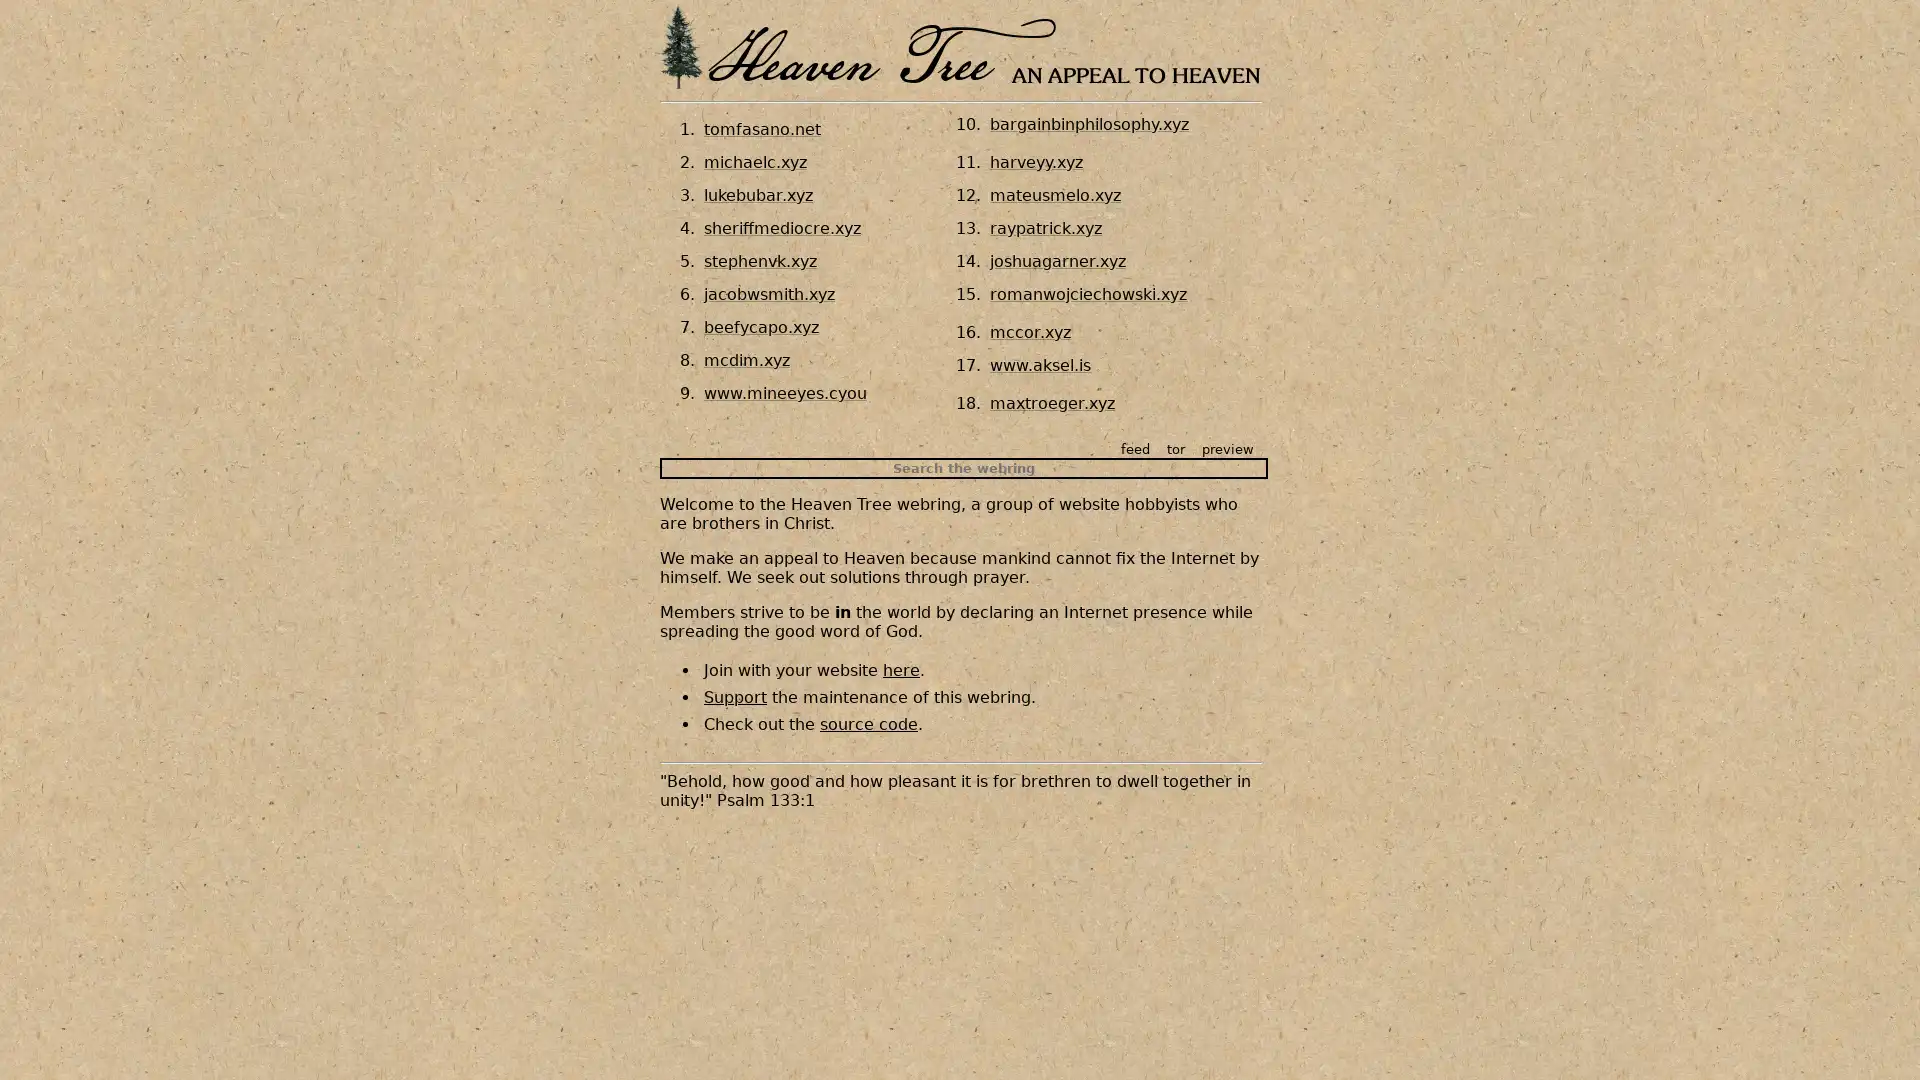 The height and width of the screenshot is (1080, 1920). I want to click on tor, so click(1176, 448).